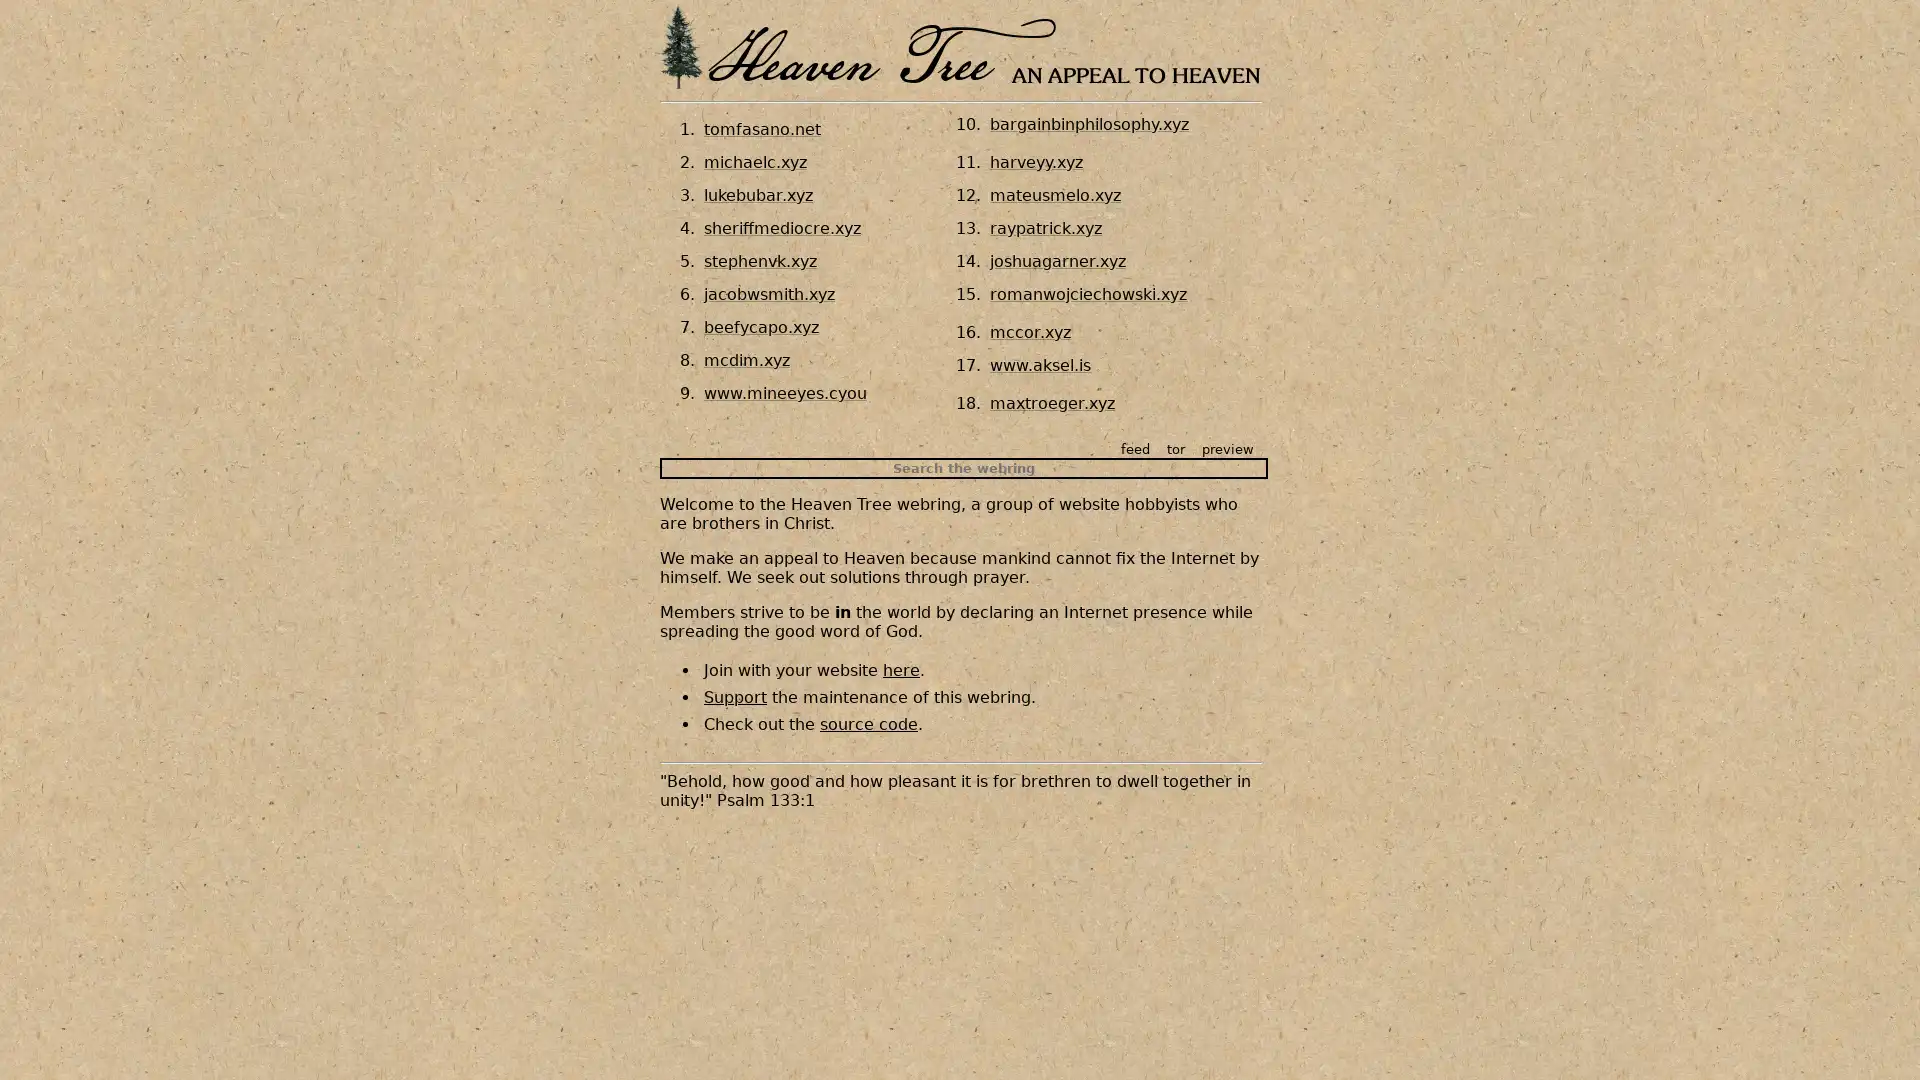 The height and width of the screenshot is (1080, 1920). I want to click on tor, so click(1176, 448).